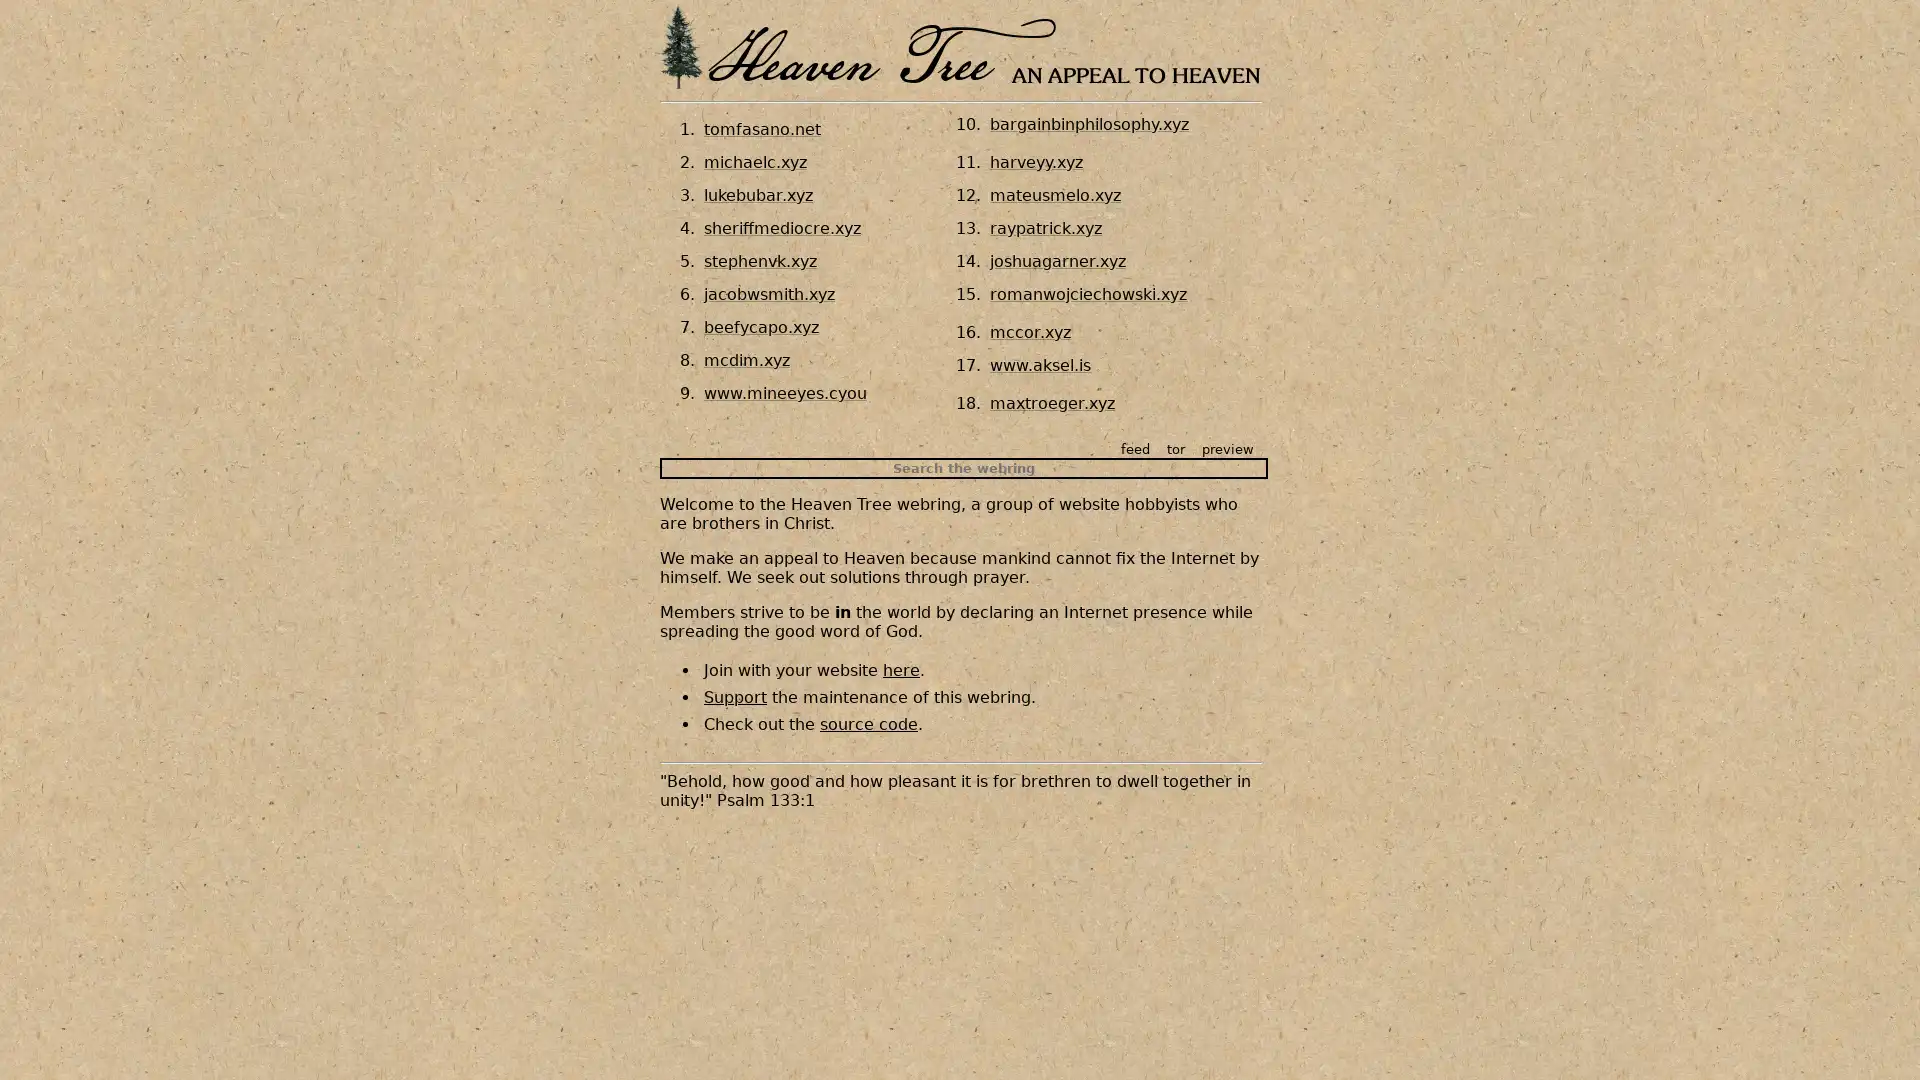 The height and width of the screenshot is (1080, 1920). I want to click on tor, so click(1176, 448).